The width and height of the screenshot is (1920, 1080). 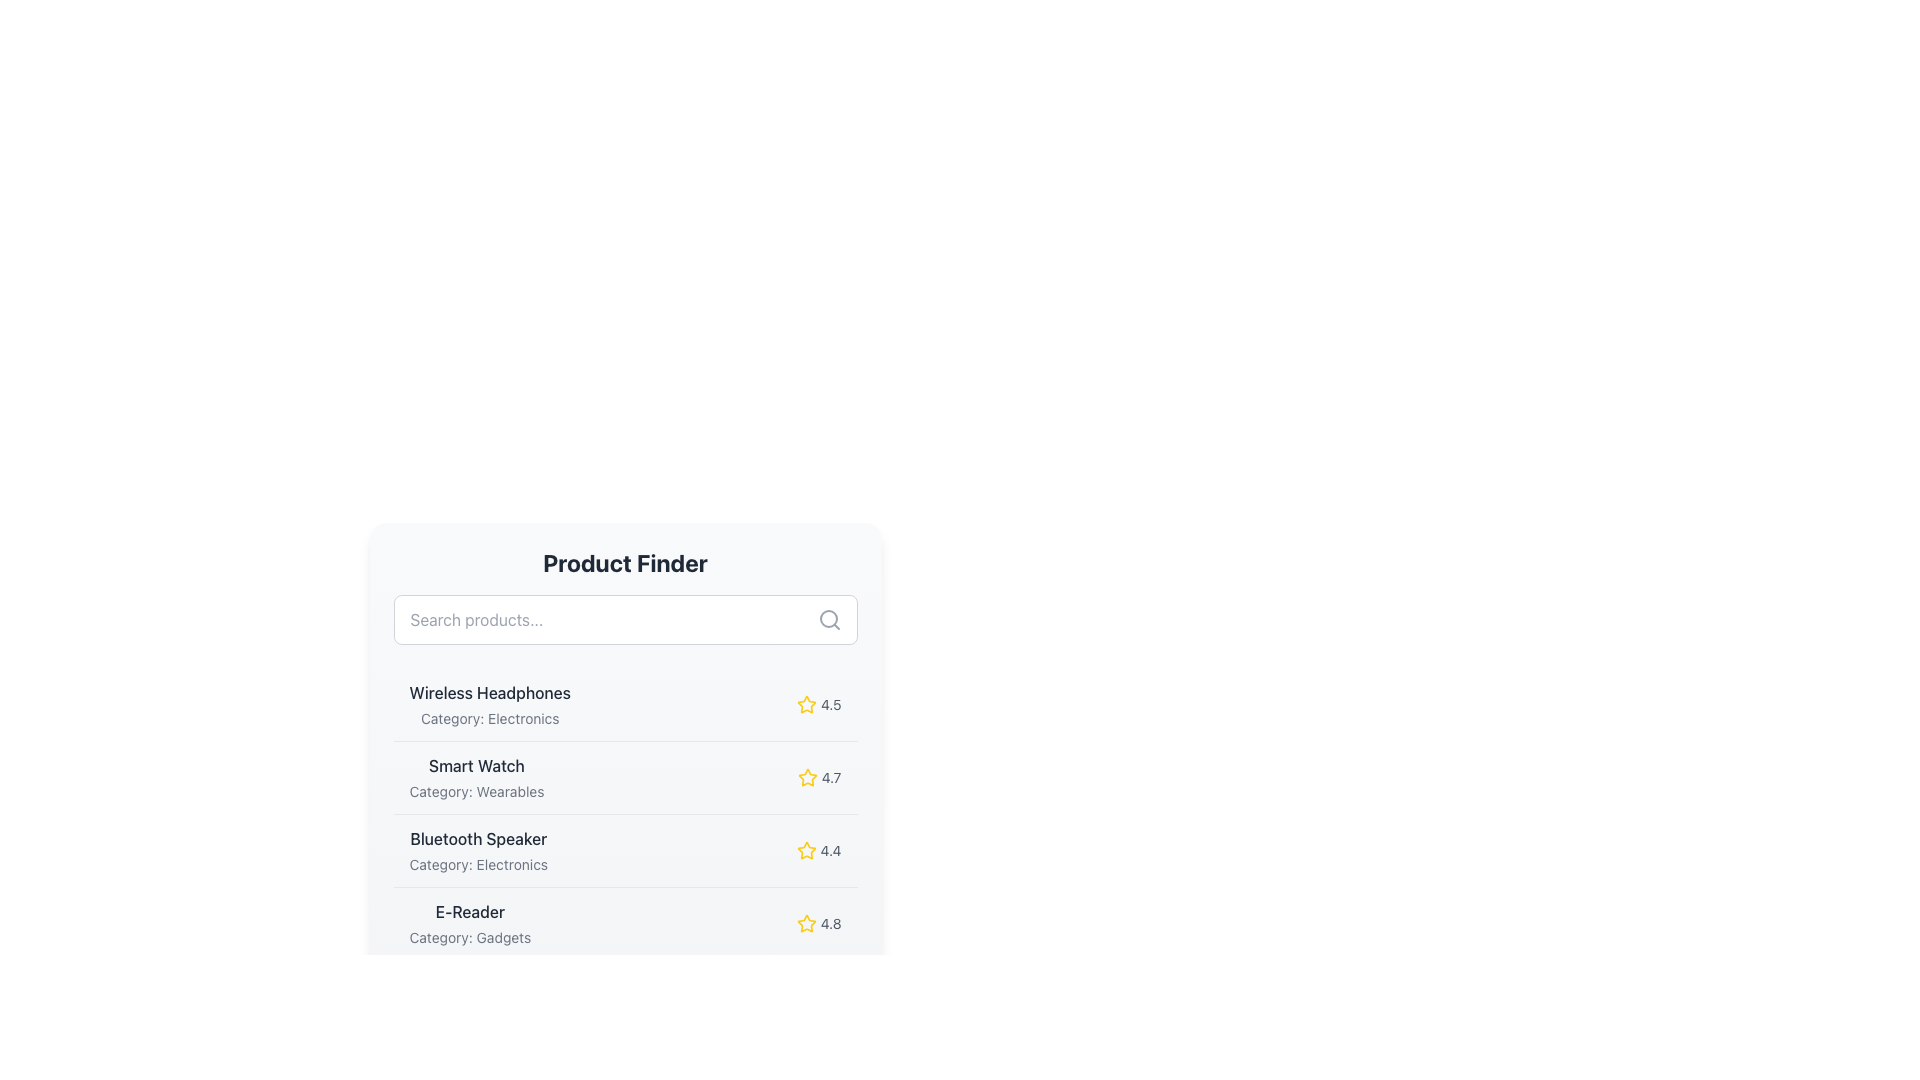 What do you see at coordinates (477, 851) in the screenshot?
I see `the textual display component that shows the product name 'Bluetooth Speaker' and category 'Electronics', positioned in the 'Product Finder' panel` at bounding box center [477, 851].